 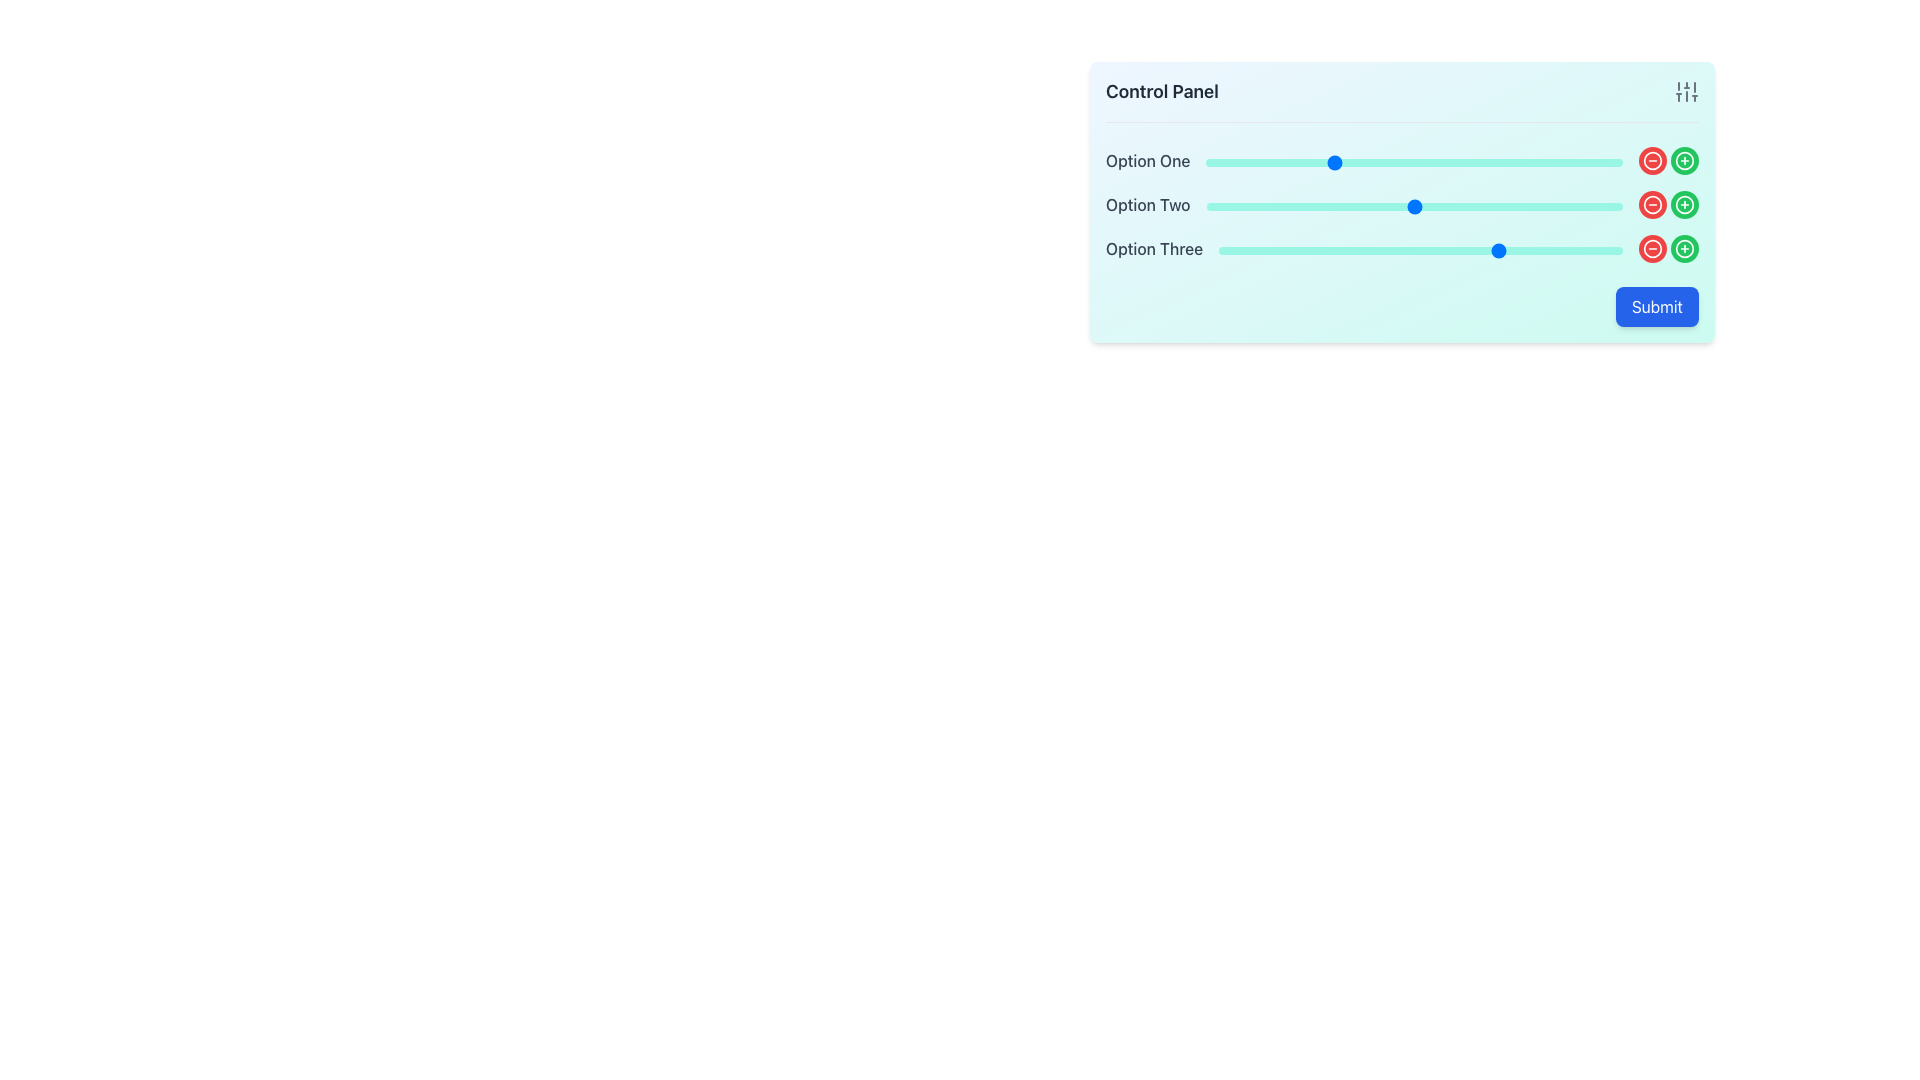 I want to click on the first icon in the top-right corner of the 'Option One' row, so click(x=1652, y=160).